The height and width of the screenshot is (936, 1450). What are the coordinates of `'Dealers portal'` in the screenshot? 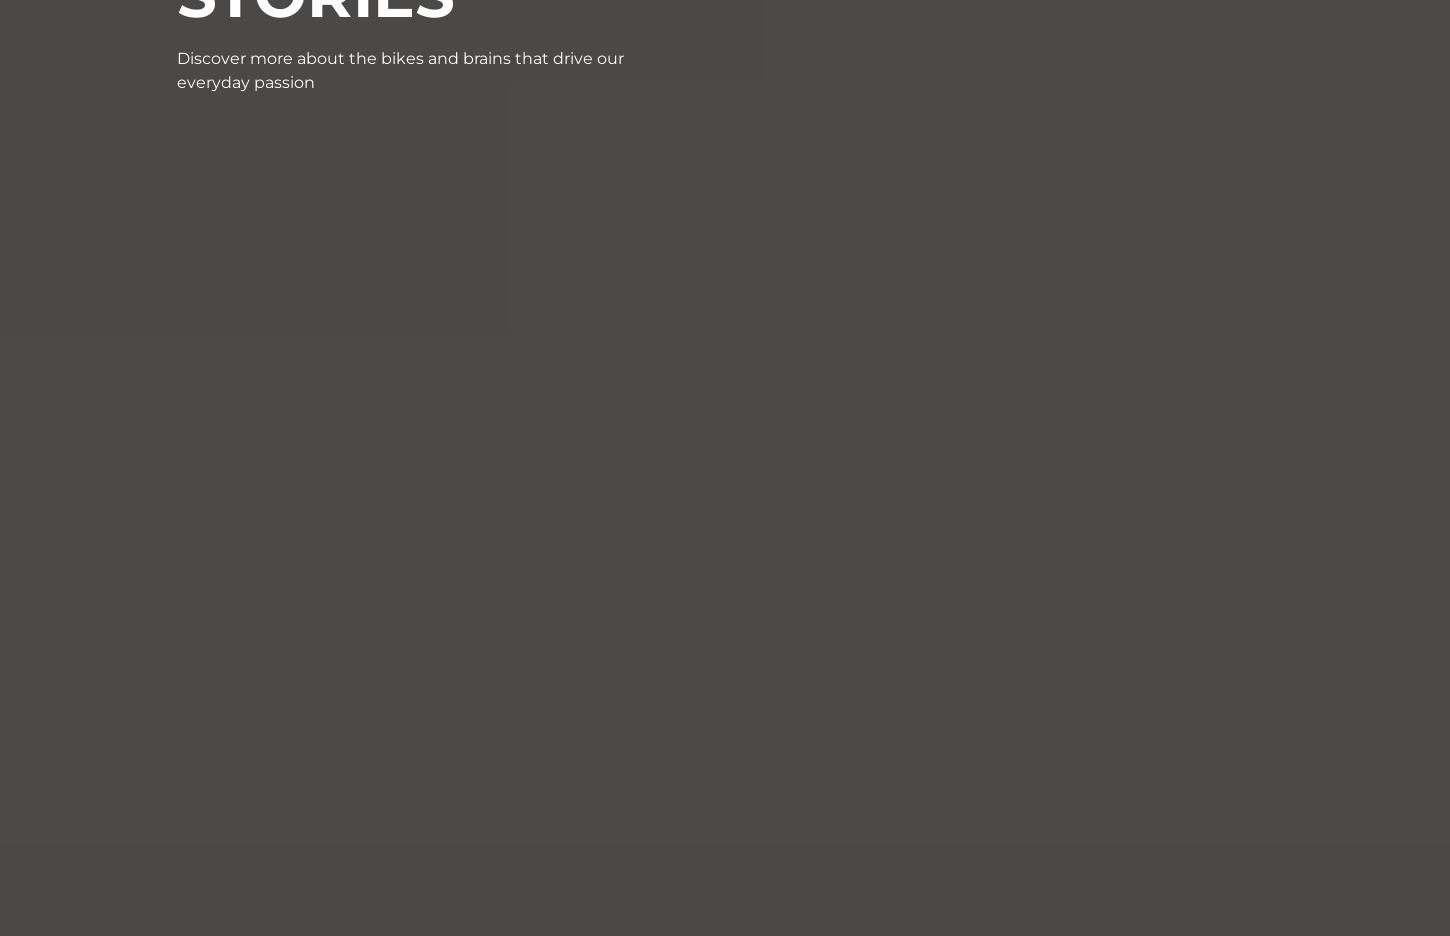 It's located at (1021, 650).